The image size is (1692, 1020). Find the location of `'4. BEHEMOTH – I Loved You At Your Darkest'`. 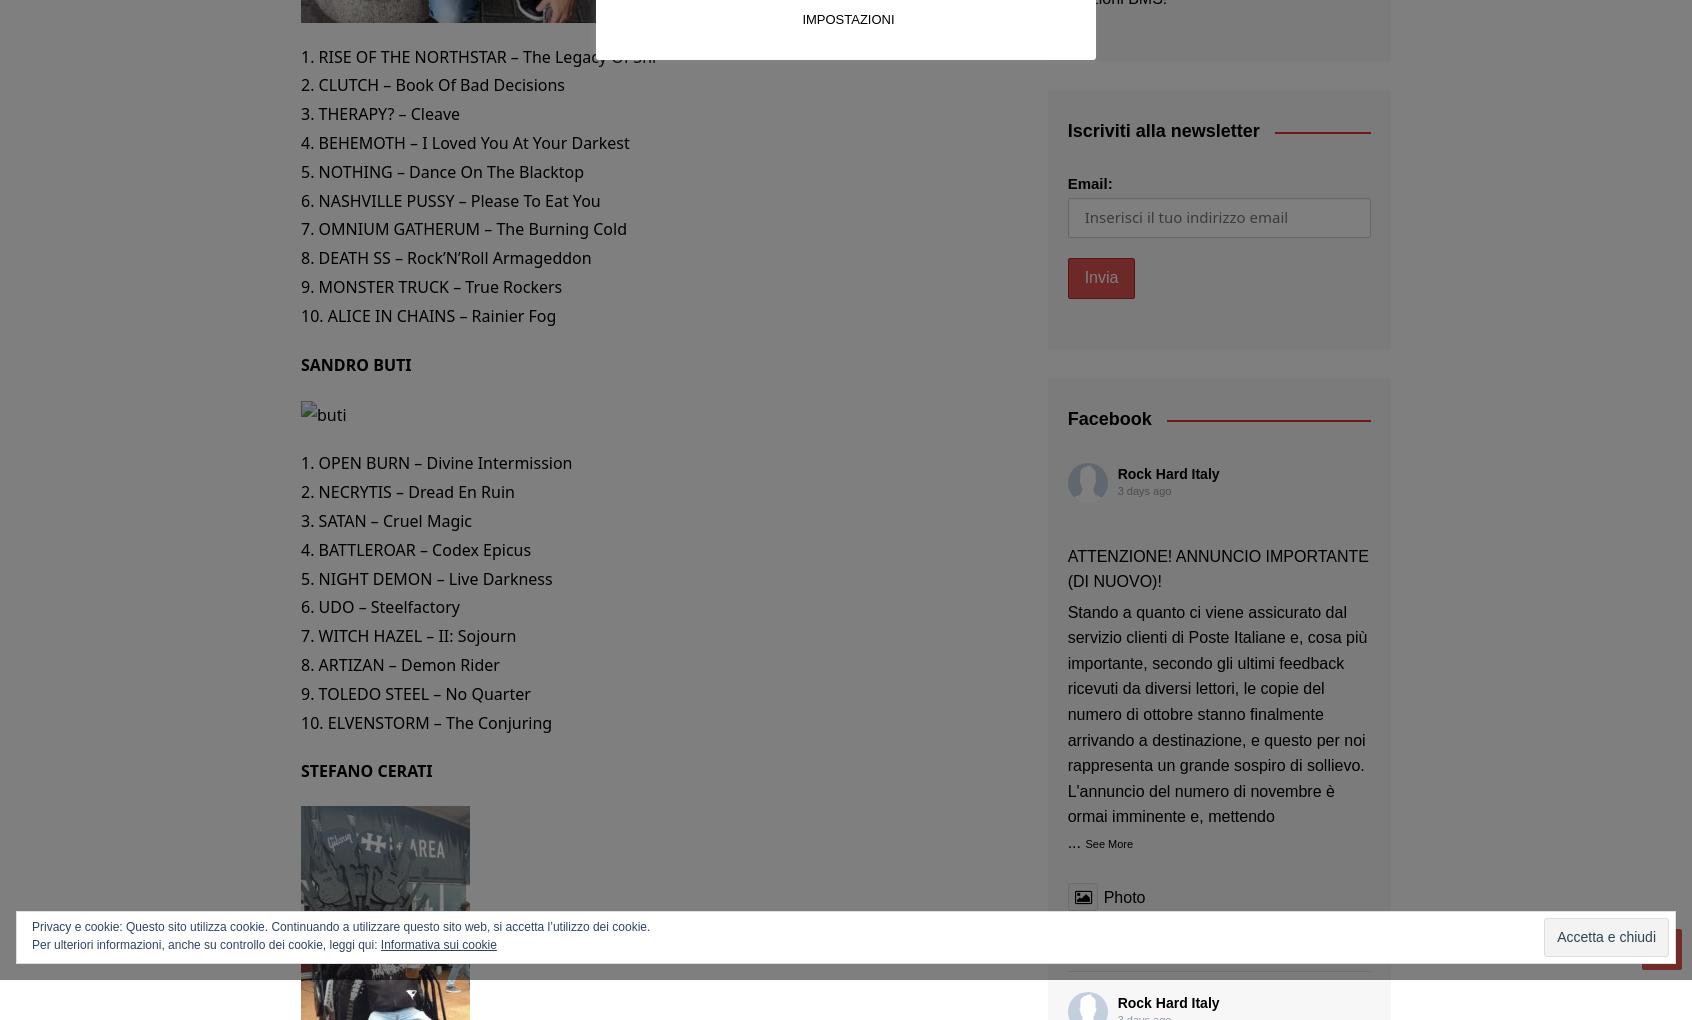

'4. BEHEMOTH – I Loved You At Your Darkest' is located at coordinates (463, 141).